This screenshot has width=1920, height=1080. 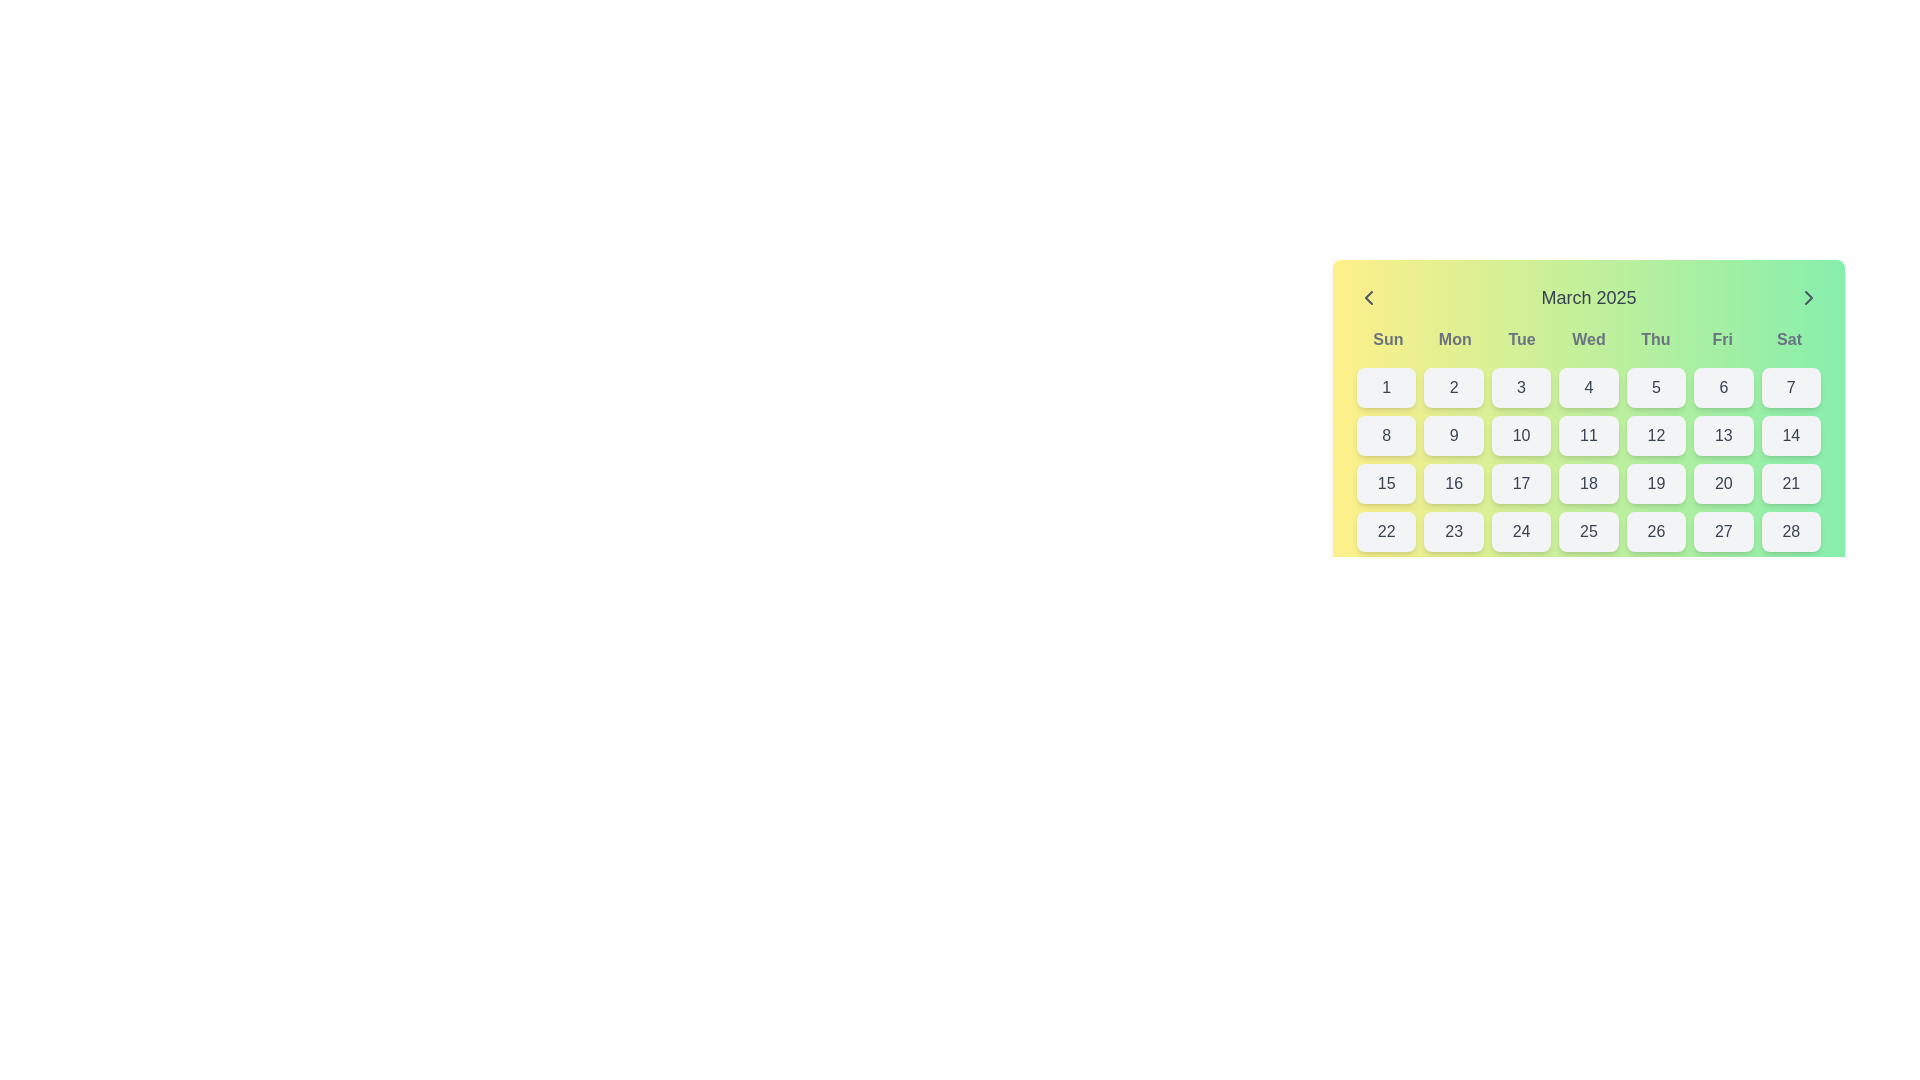 What do you see at coordinates (1521, 338) in the screenshot?
I see `the Static Text Label displaying 'Tue' in dark gray, which is the third item in the calendar header row` at bounding box center [1521, 338].